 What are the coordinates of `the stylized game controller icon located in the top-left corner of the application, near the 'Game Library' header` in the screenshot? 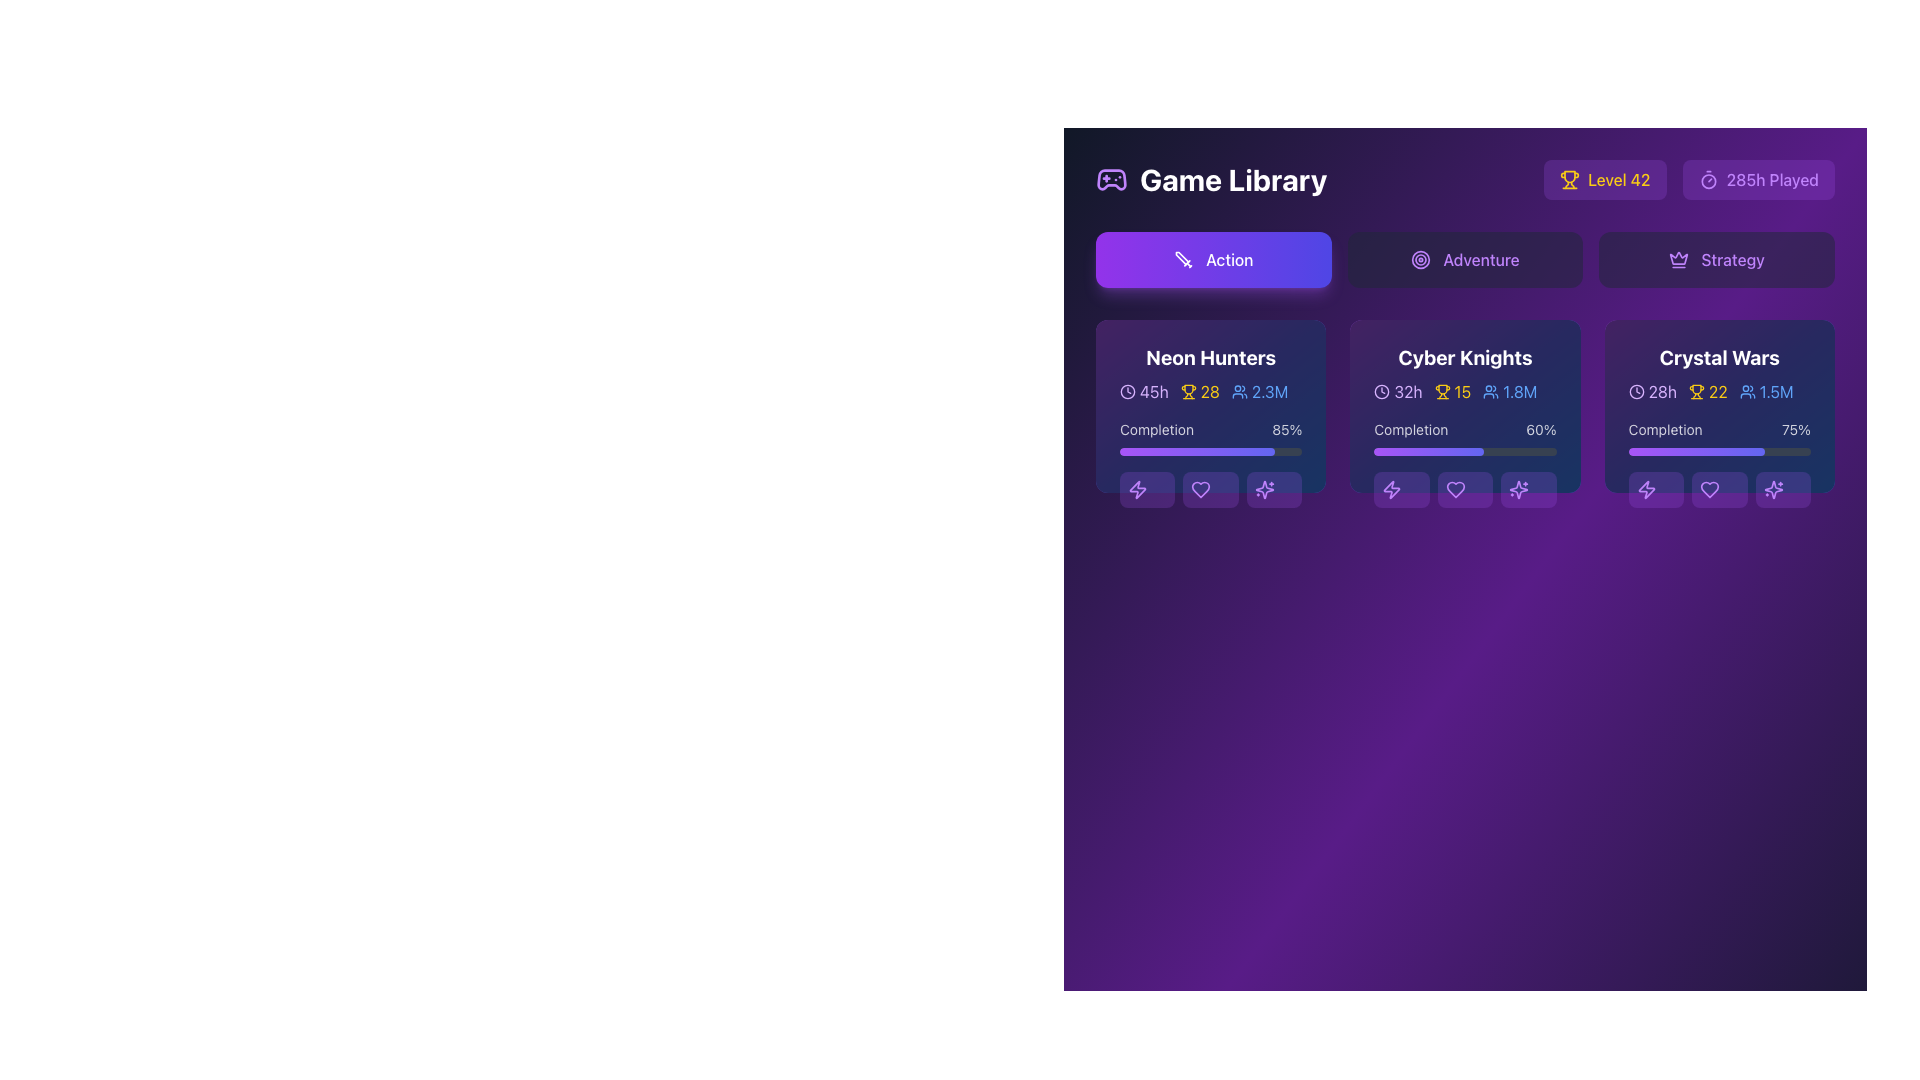 It's located at (1111, 180).